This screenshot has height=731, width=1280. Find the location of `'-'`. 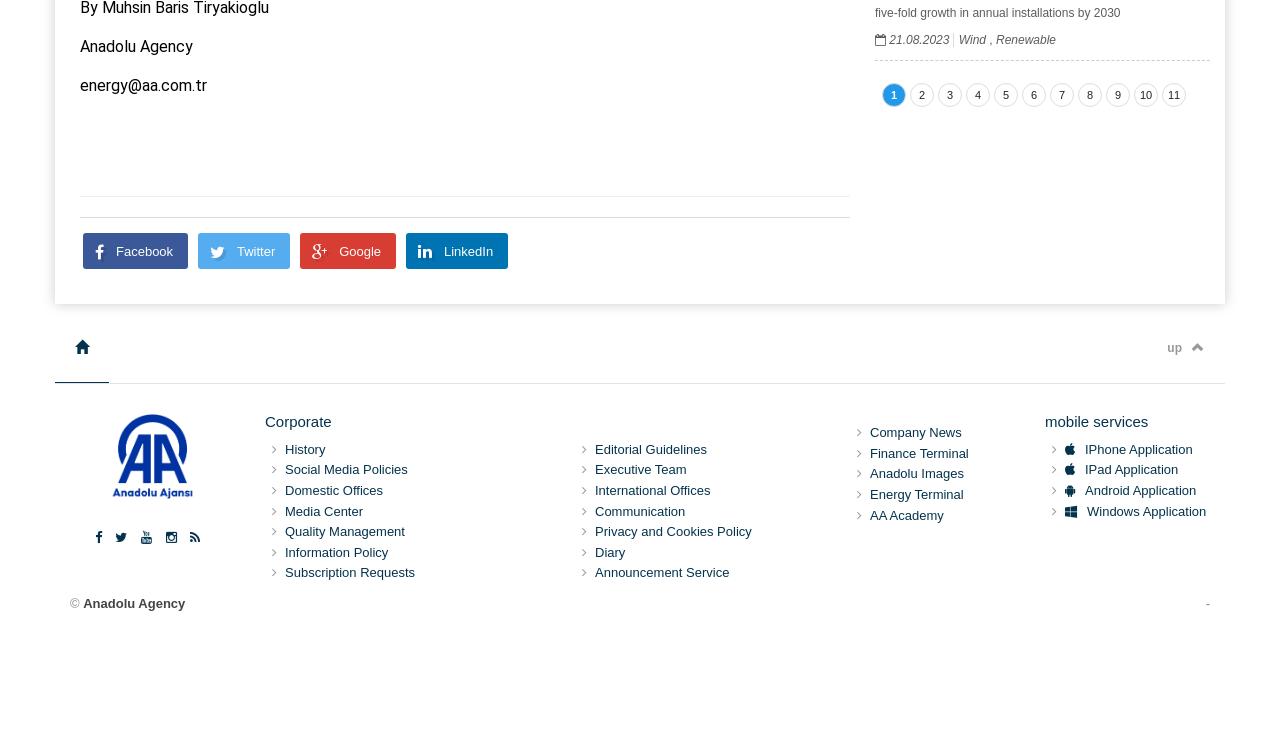

'-' is located at coordinates (1206, 601).